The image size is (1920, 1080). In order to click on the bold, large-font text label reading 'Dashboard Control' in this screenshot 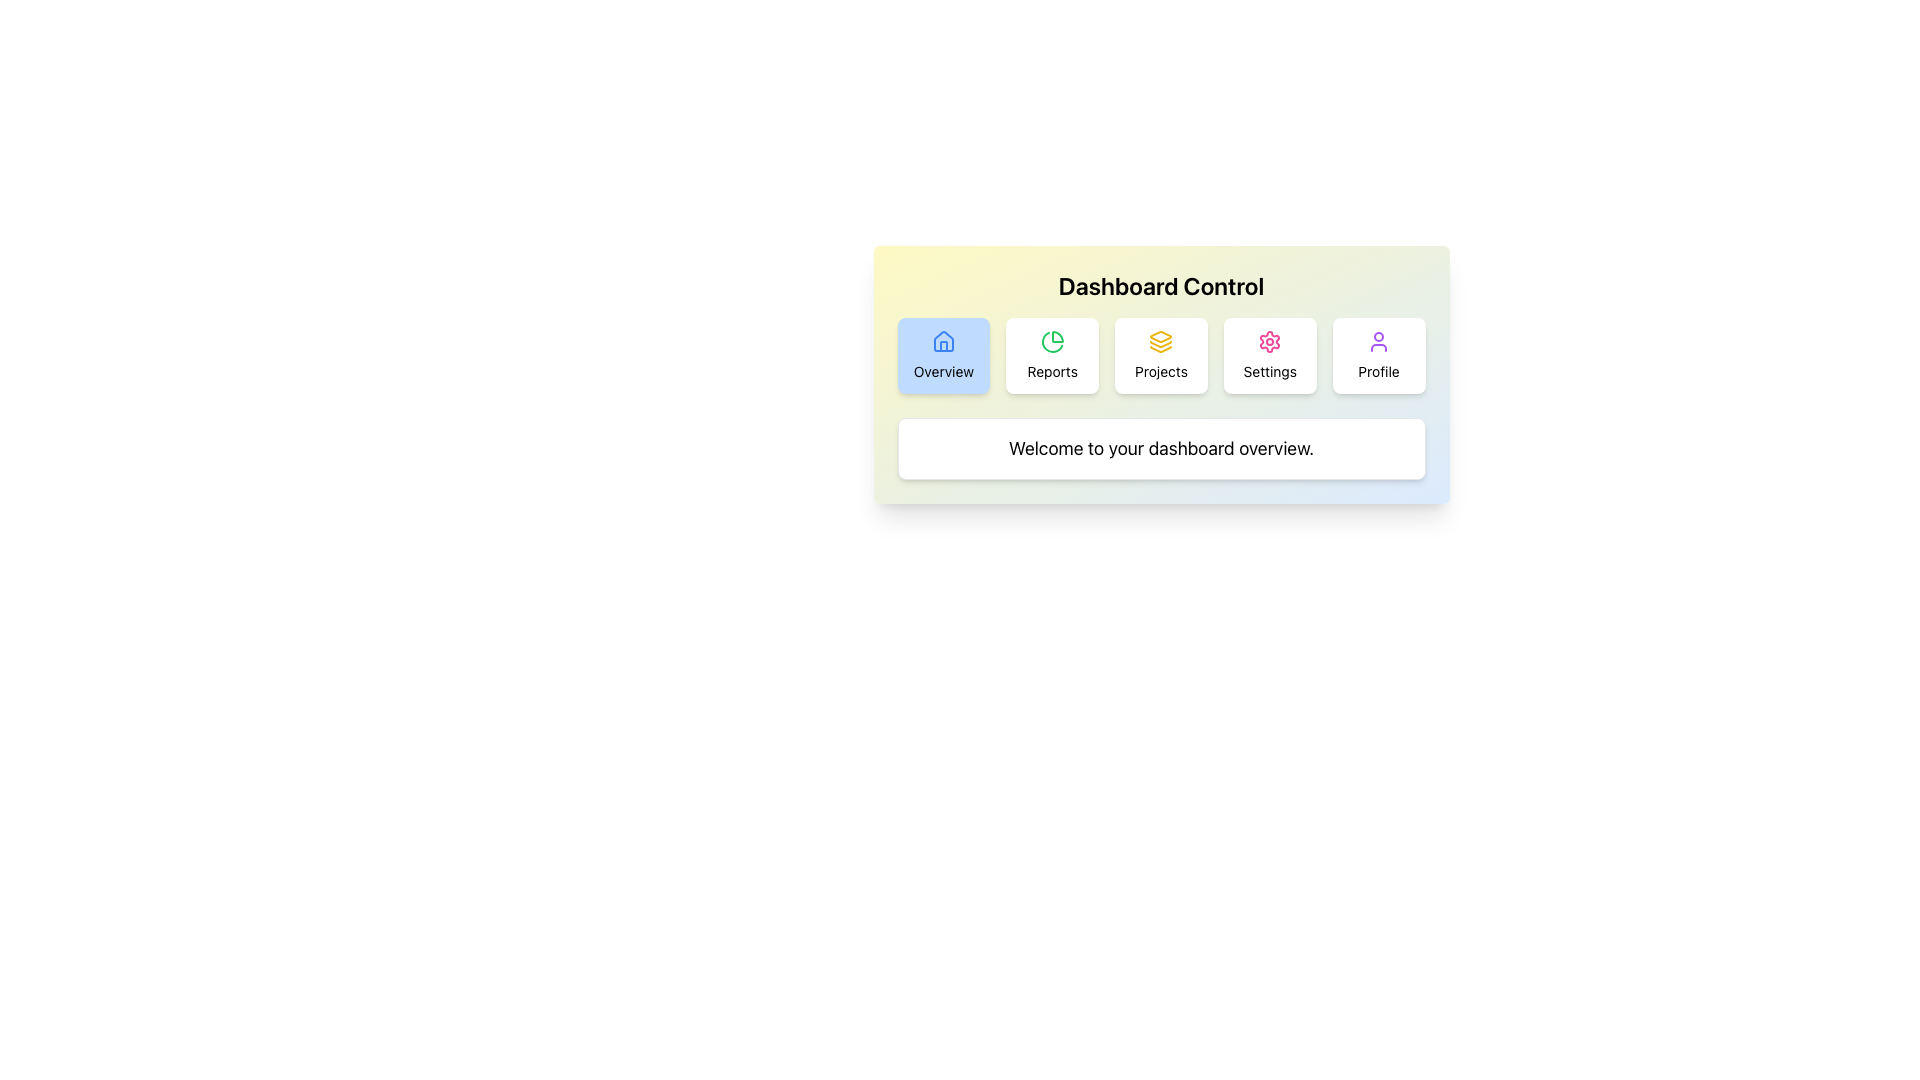, I will do `click(1161, 285)`.